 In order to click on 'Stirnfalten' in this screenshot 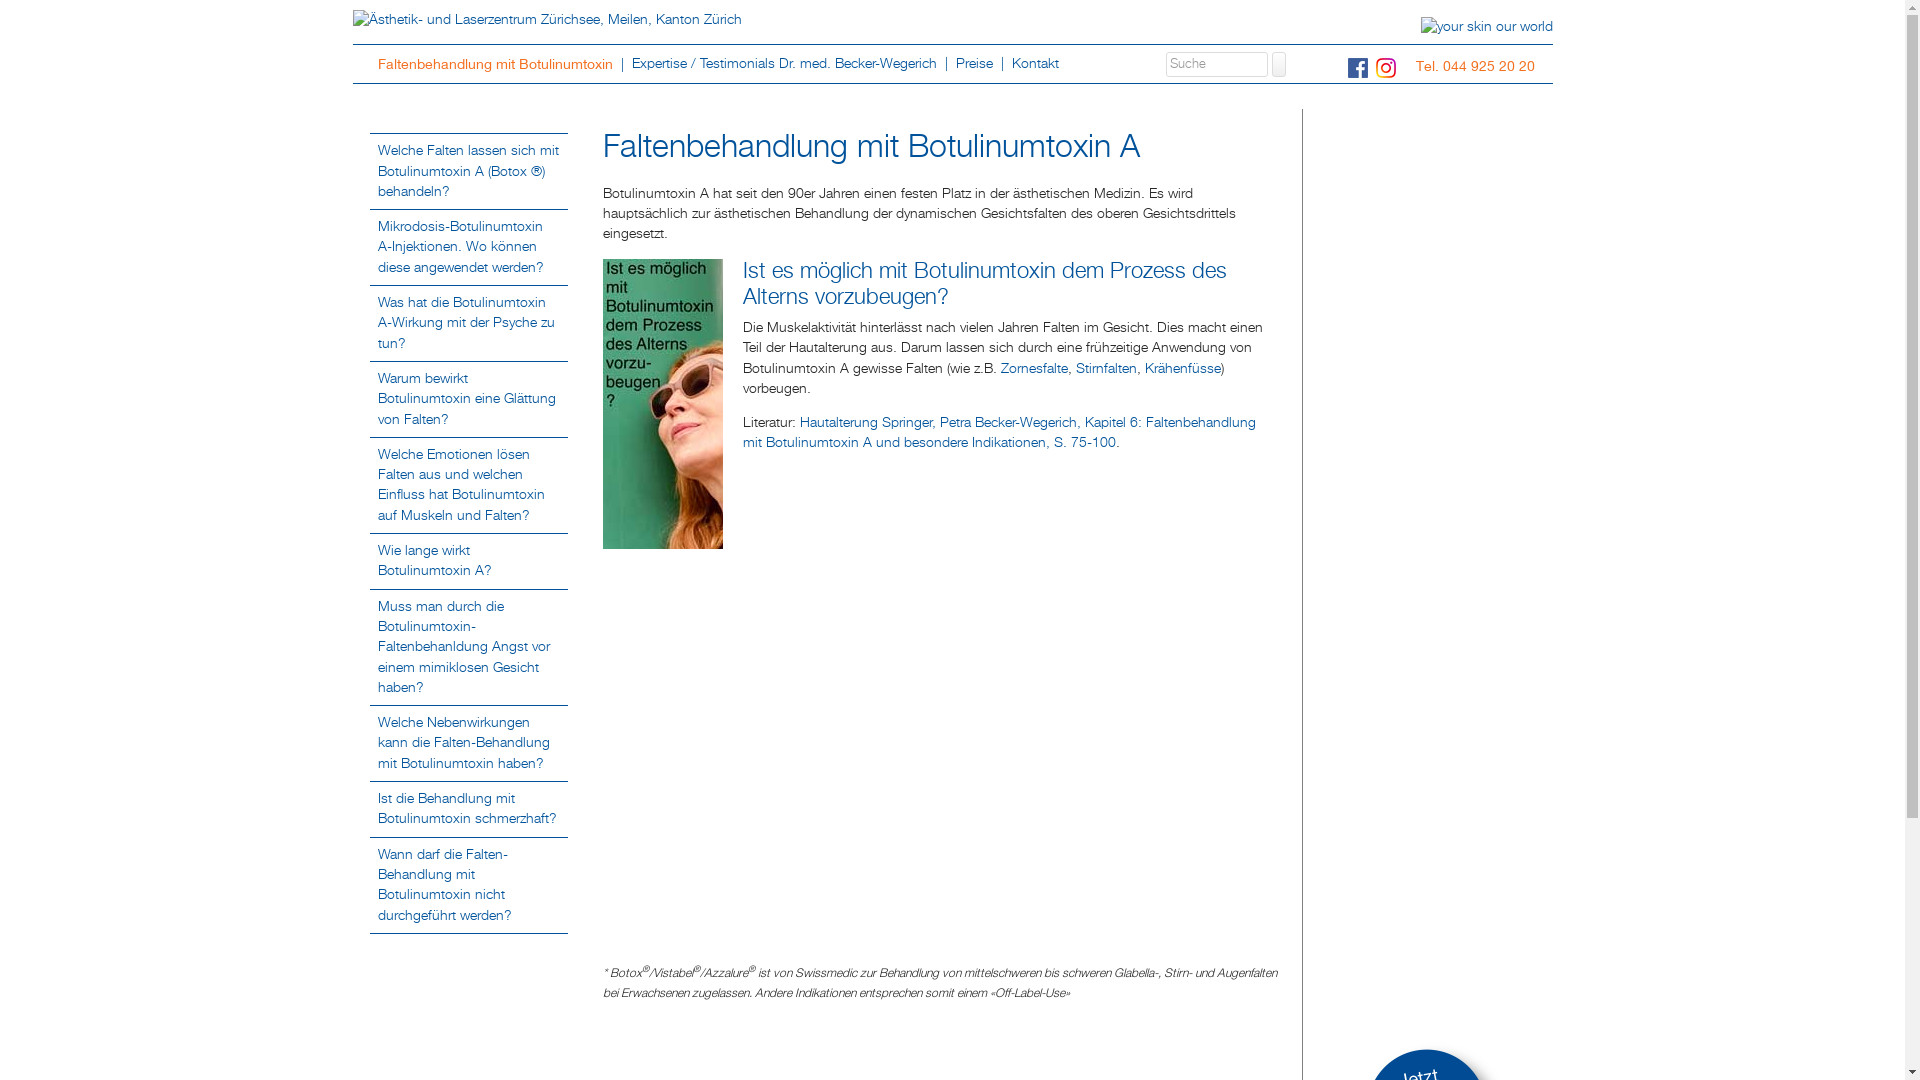, I will do `click(1074, 369)`.